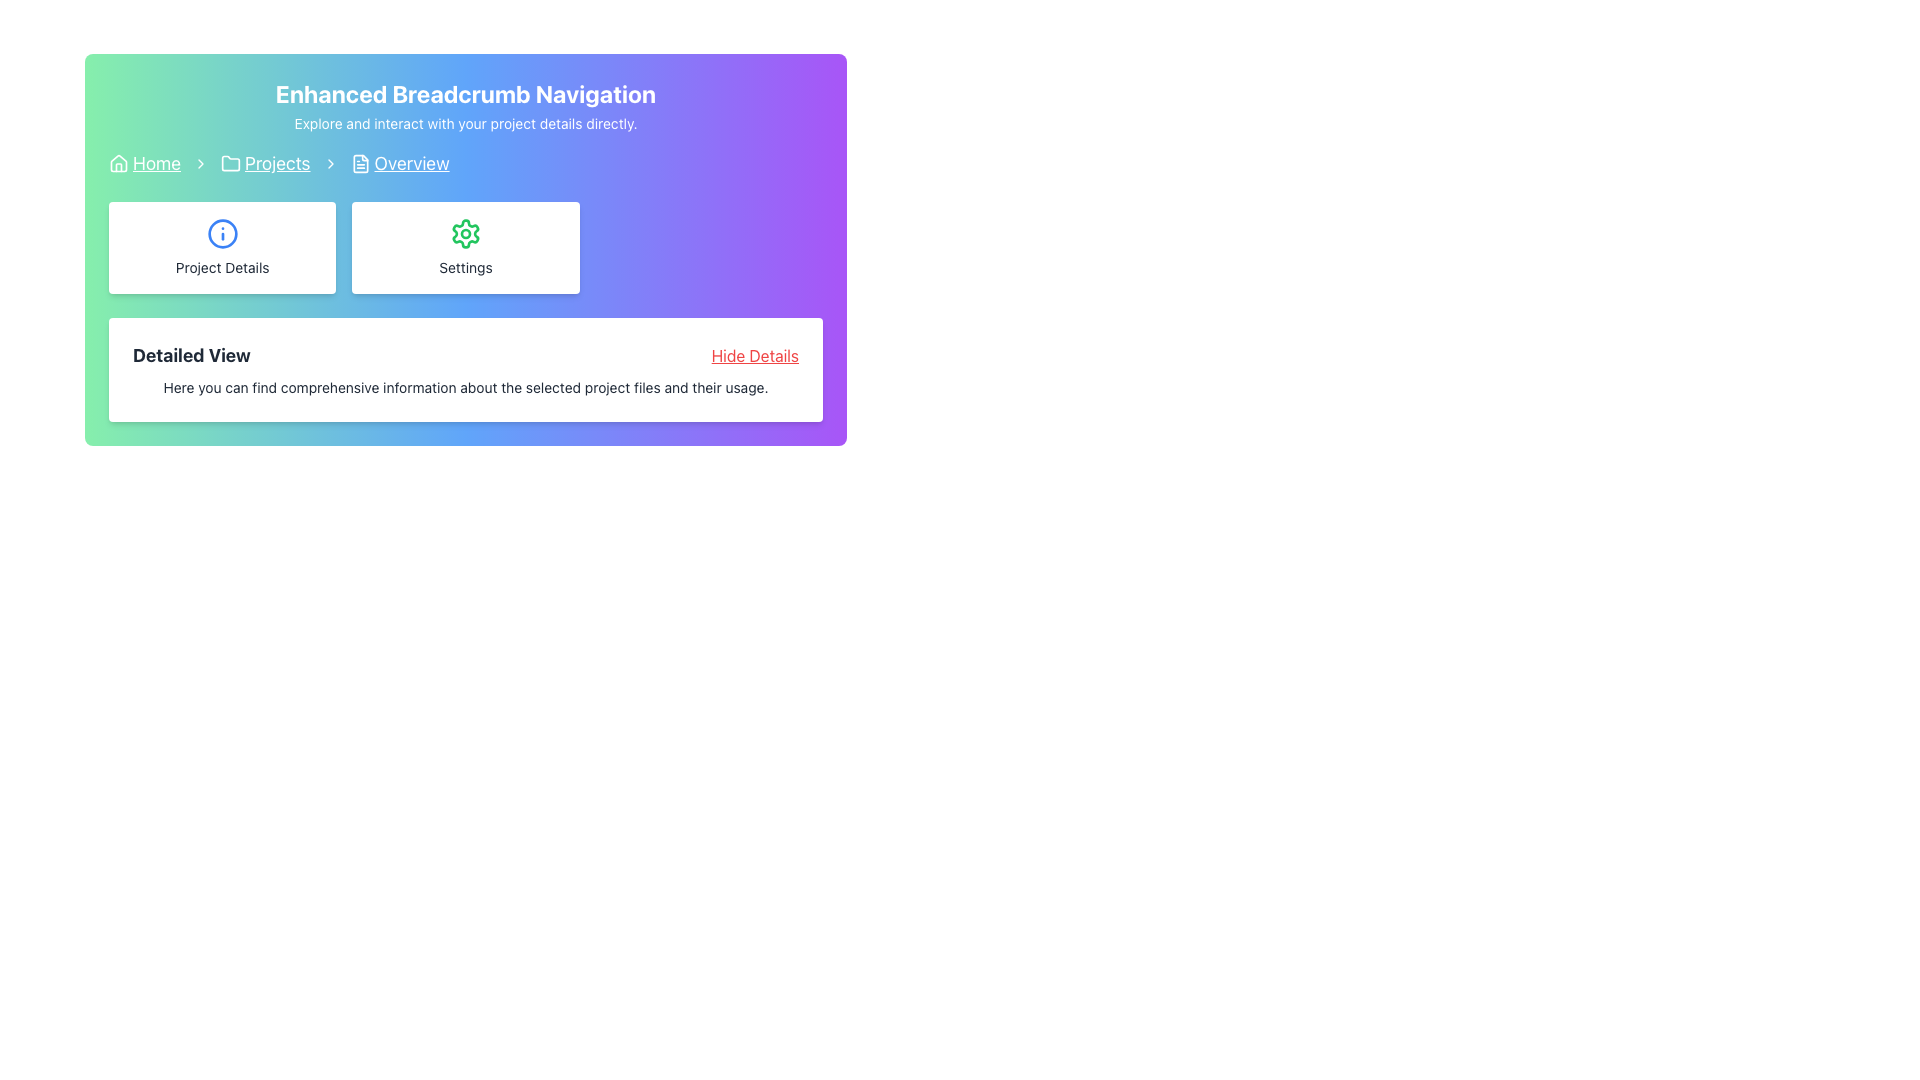 Image resolution: width=1920 pixels, height=1080 pixels. What do you see at coordinates (156, 163) in the screenshot?
I see `the interactive text link labeled 'Home' in the breadcrumb navigation` at bounding box center [156, 163].